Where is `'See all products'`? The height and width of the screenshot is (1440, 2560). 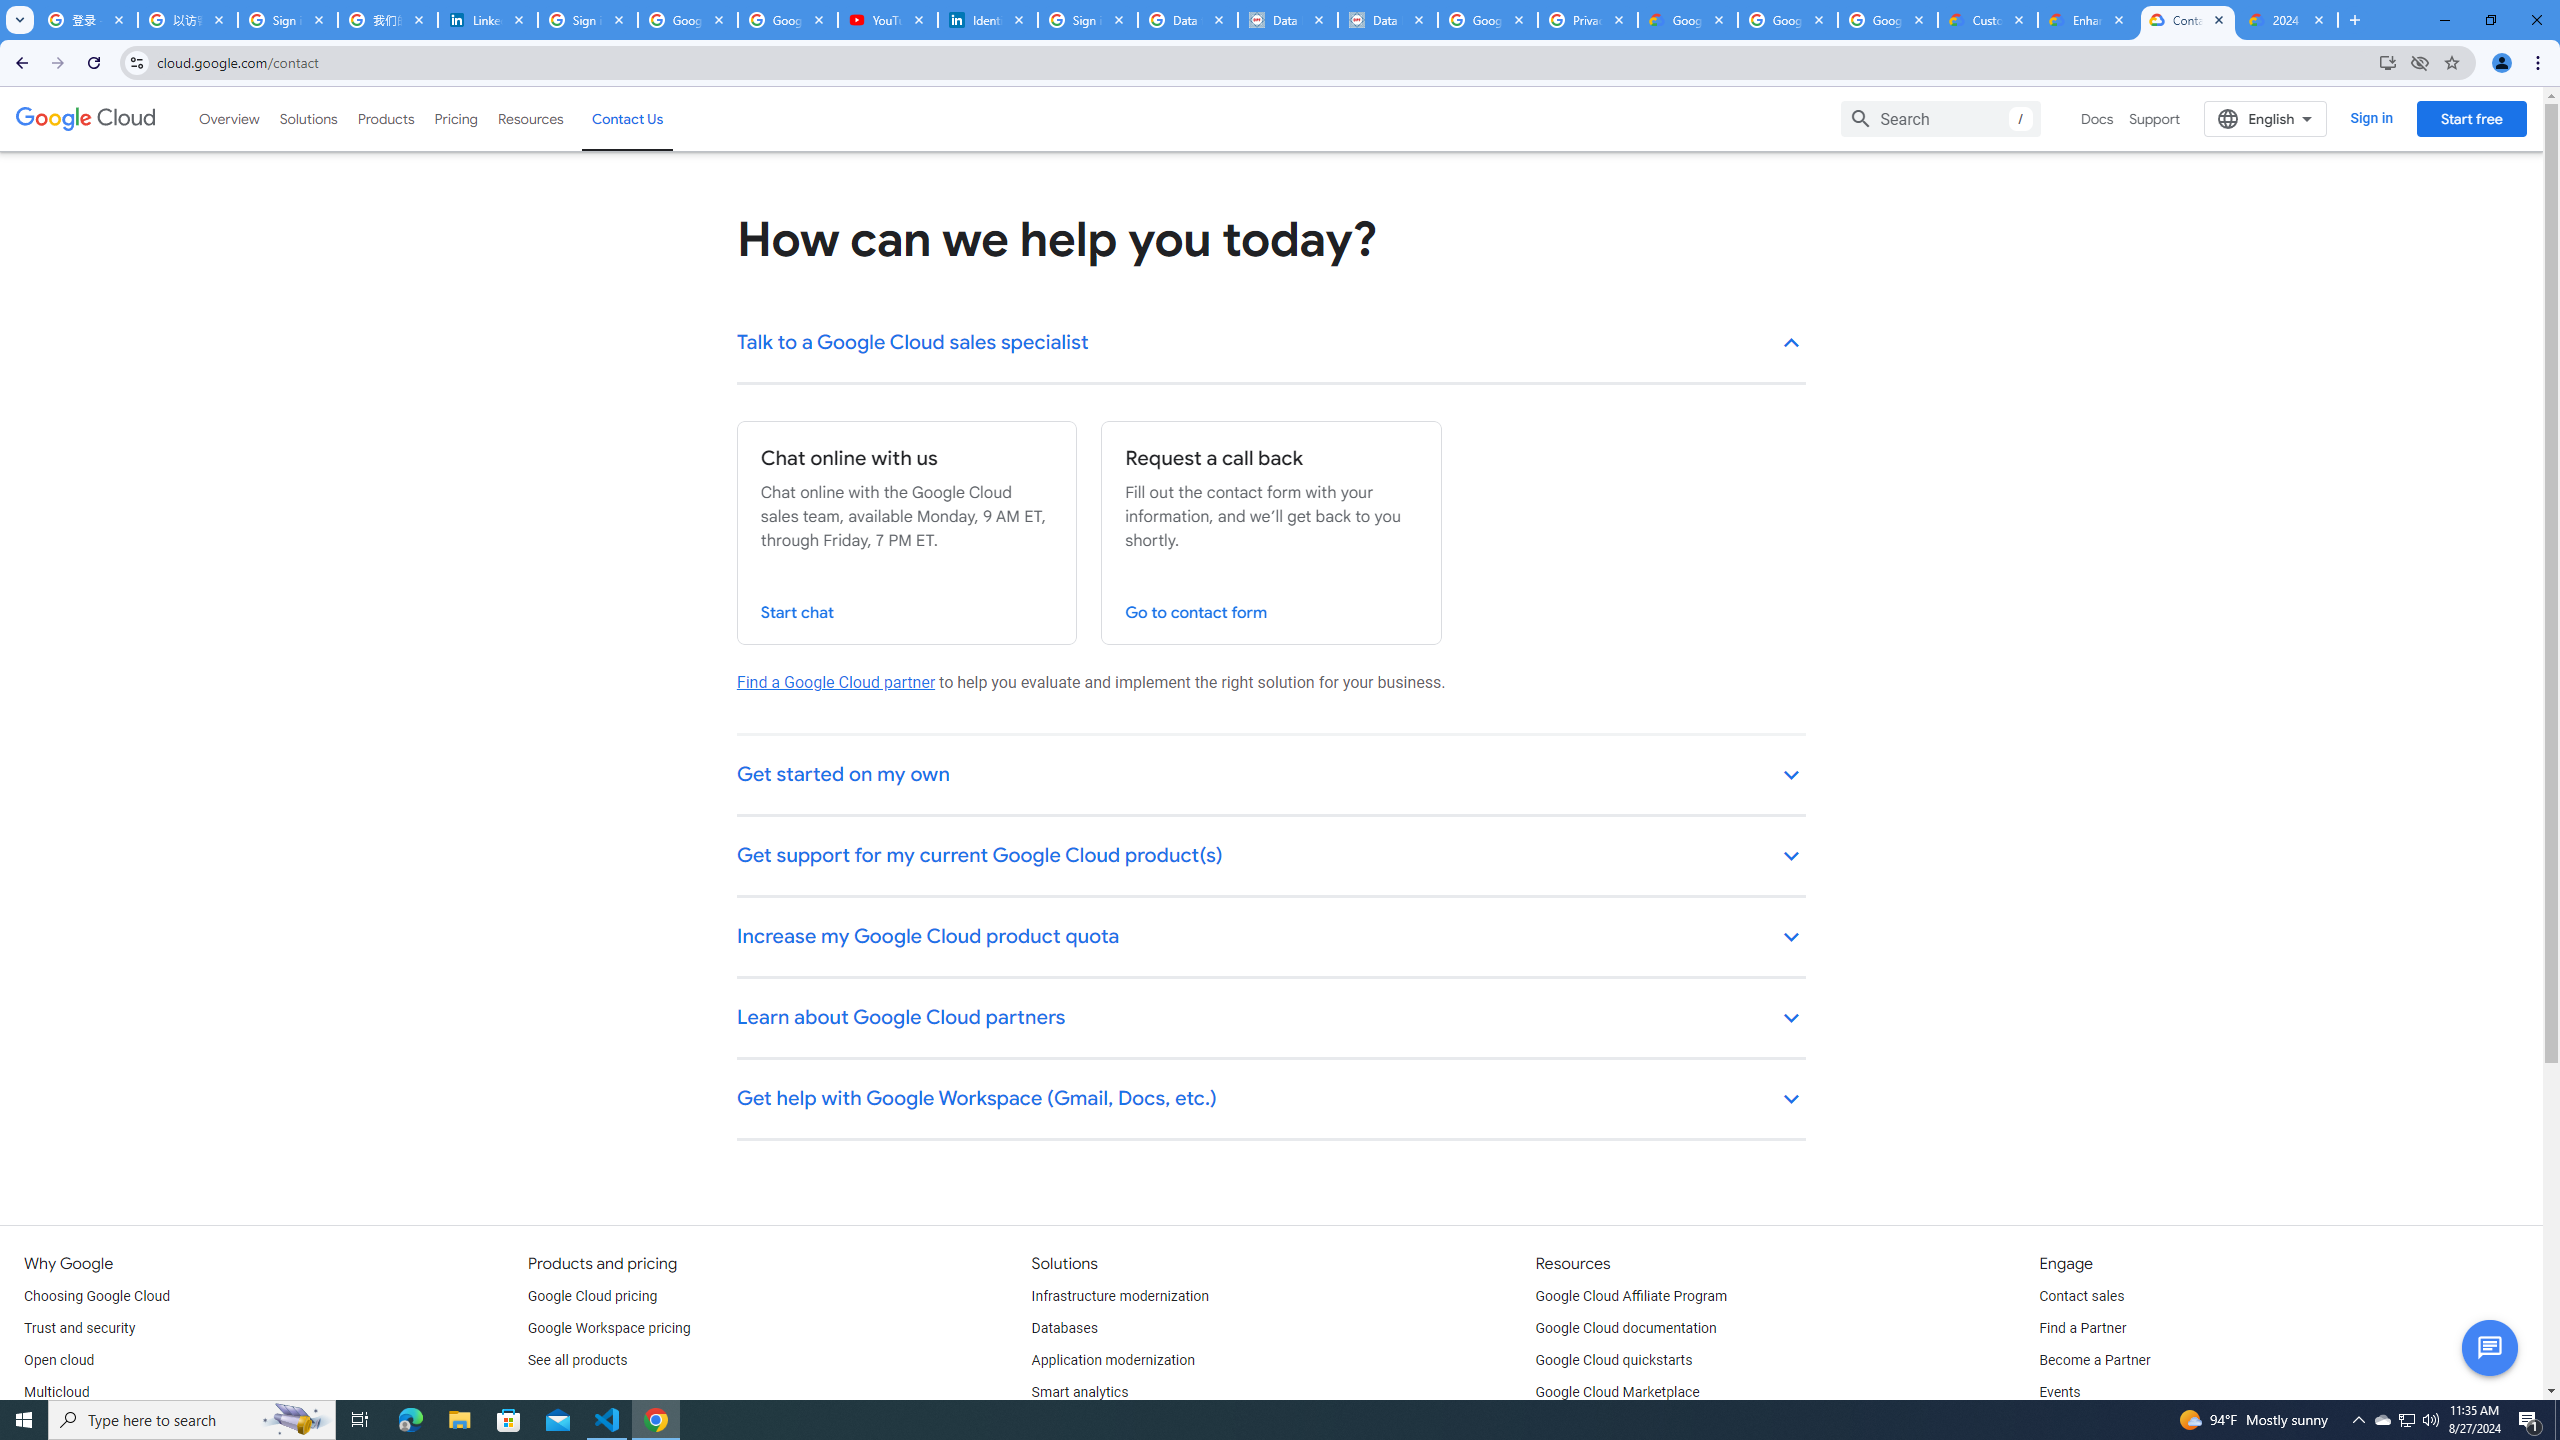 'See all products' is located at coordinates (576, 1359).